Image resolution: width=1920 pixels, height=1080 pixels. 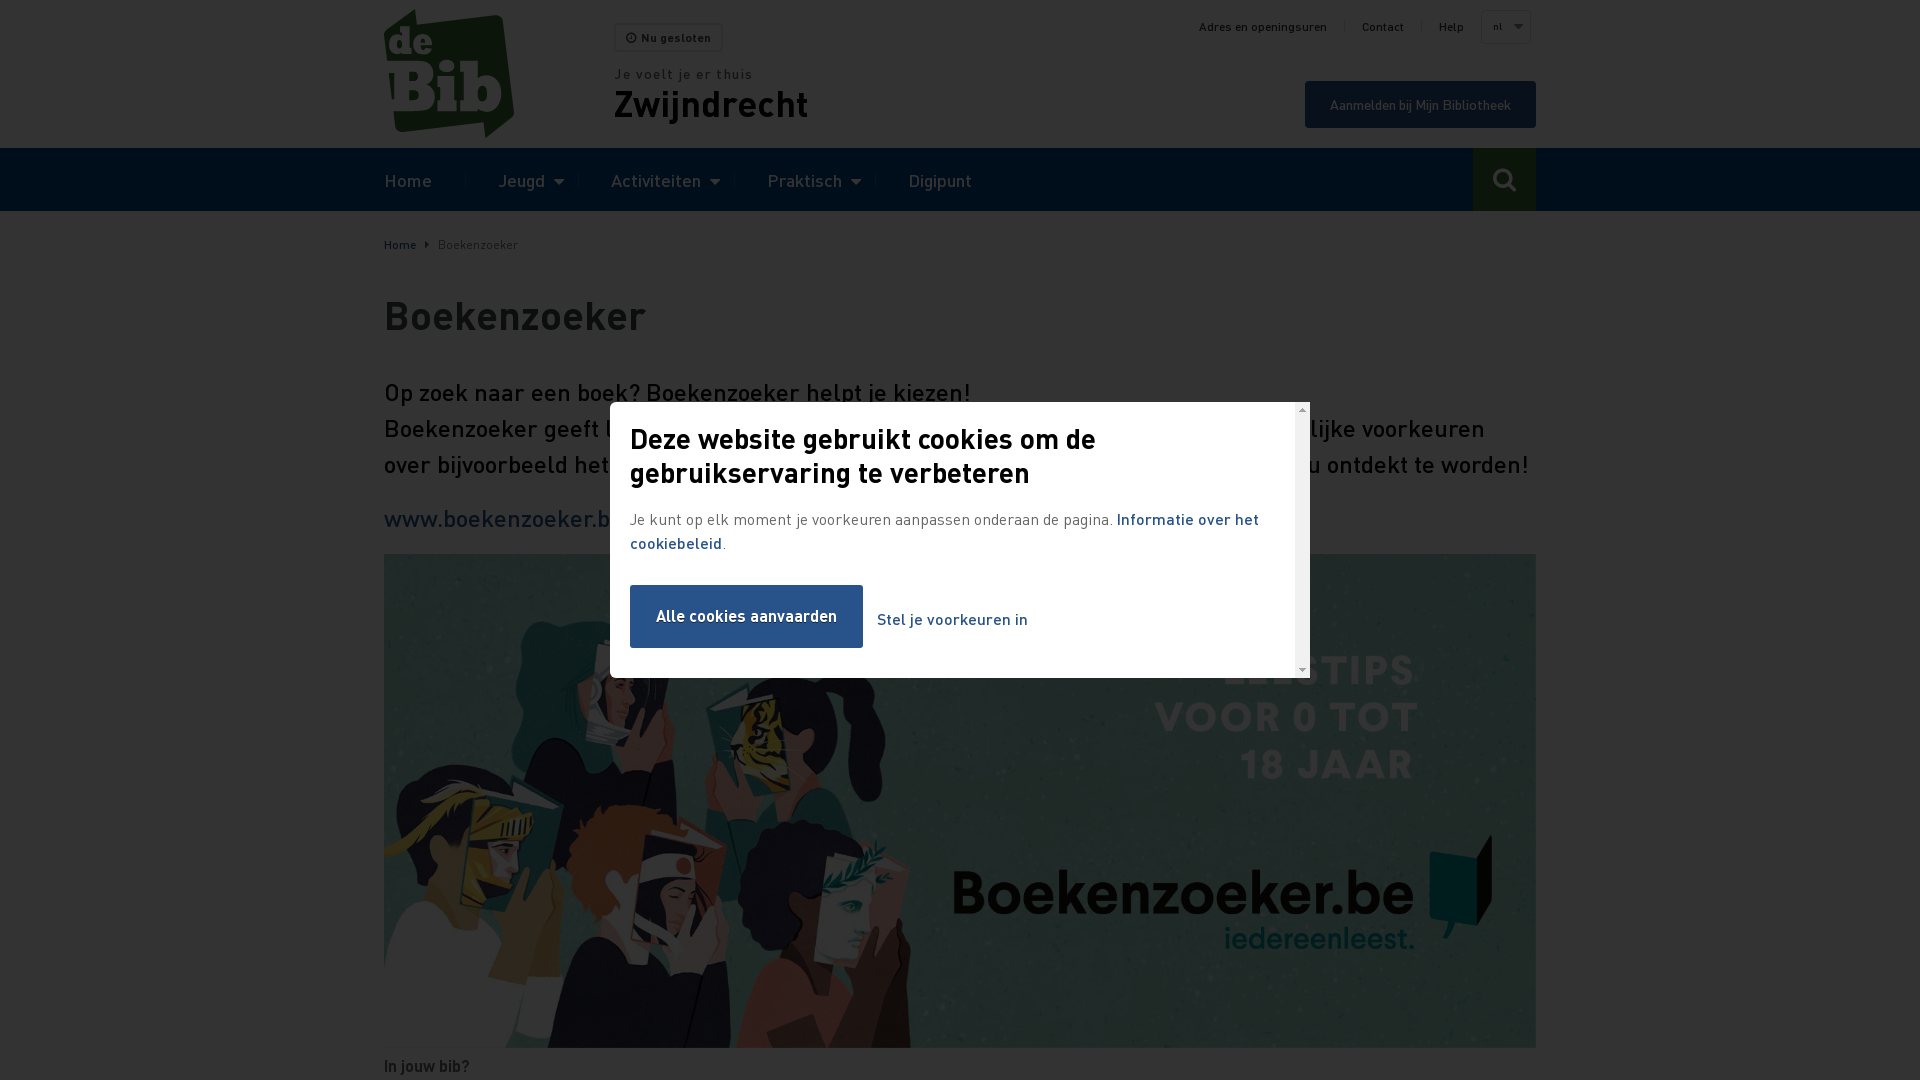 What do you see at coordinates (503, 516) in the screenshot?
I see `'www.boekenzoeker.be'` at bounding box center [503, 516].